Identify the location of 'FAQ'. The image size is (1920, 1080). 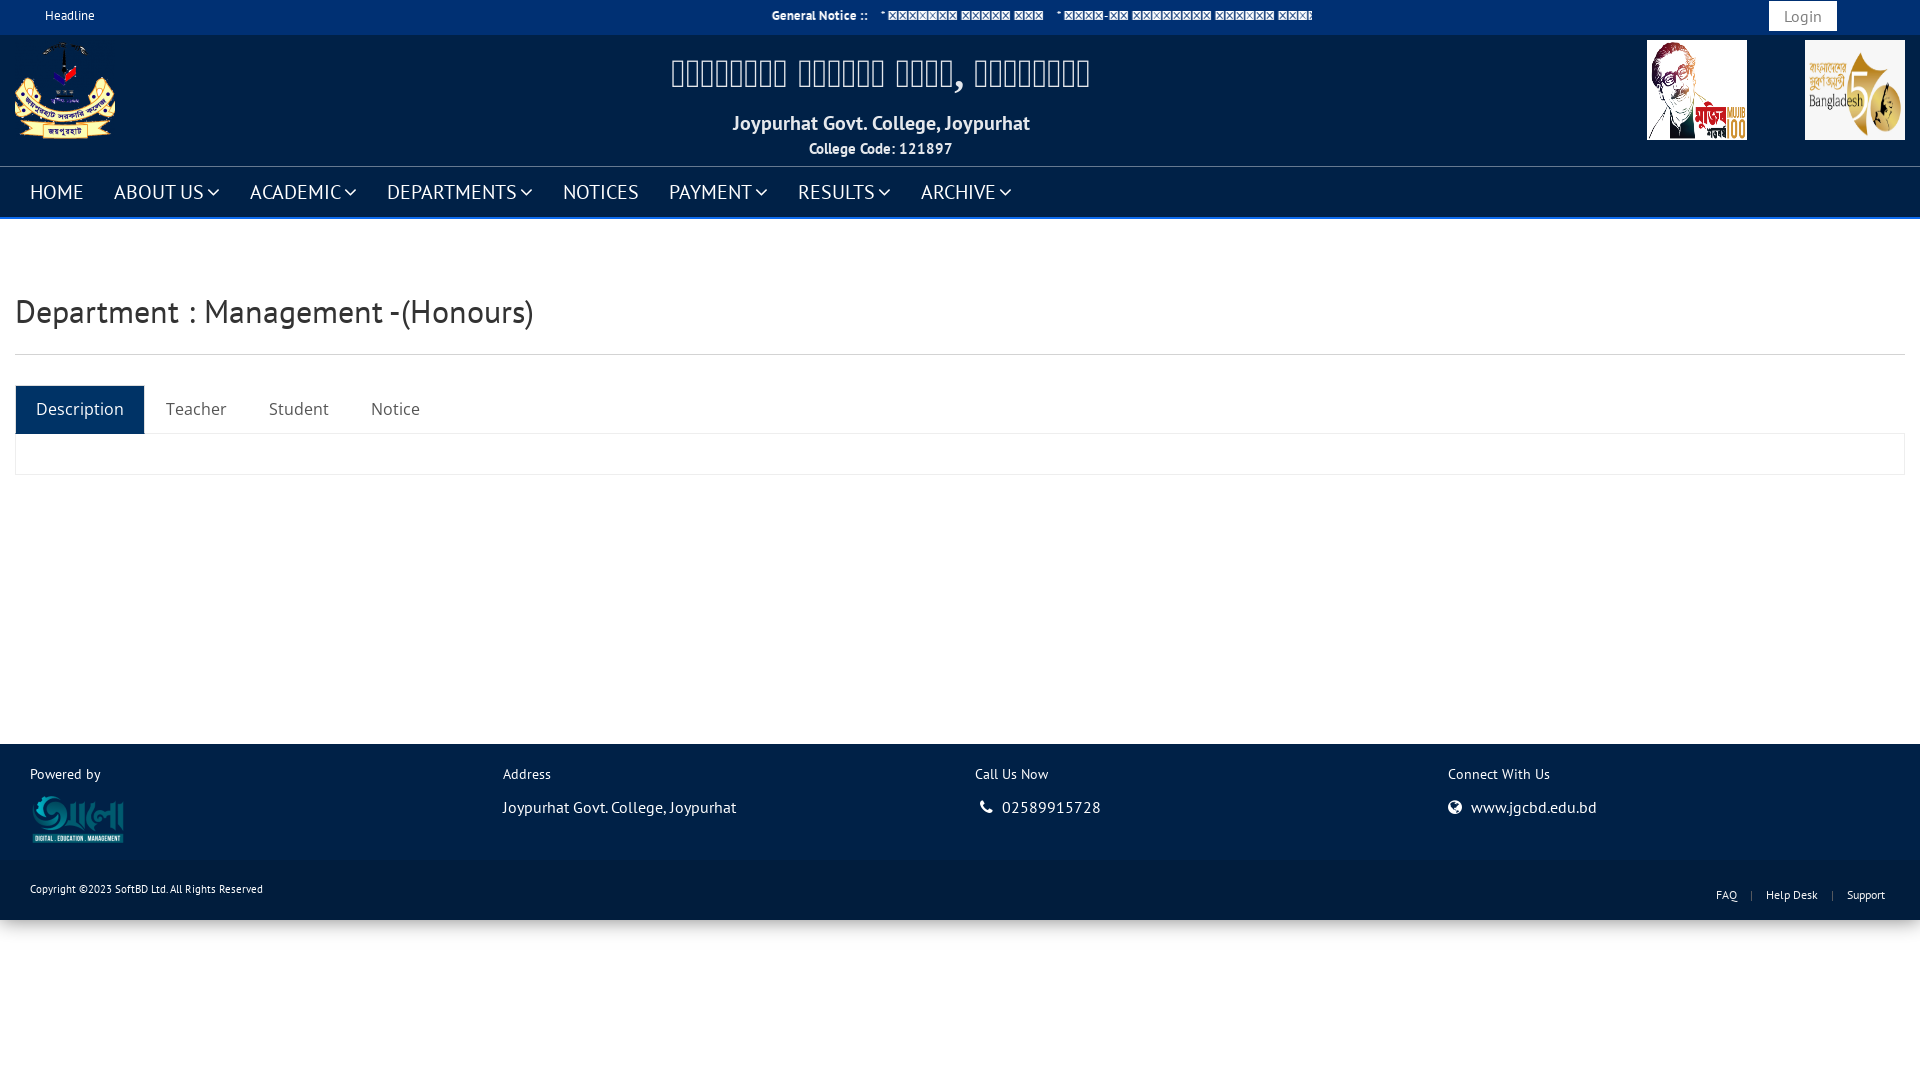
(1725, 892).